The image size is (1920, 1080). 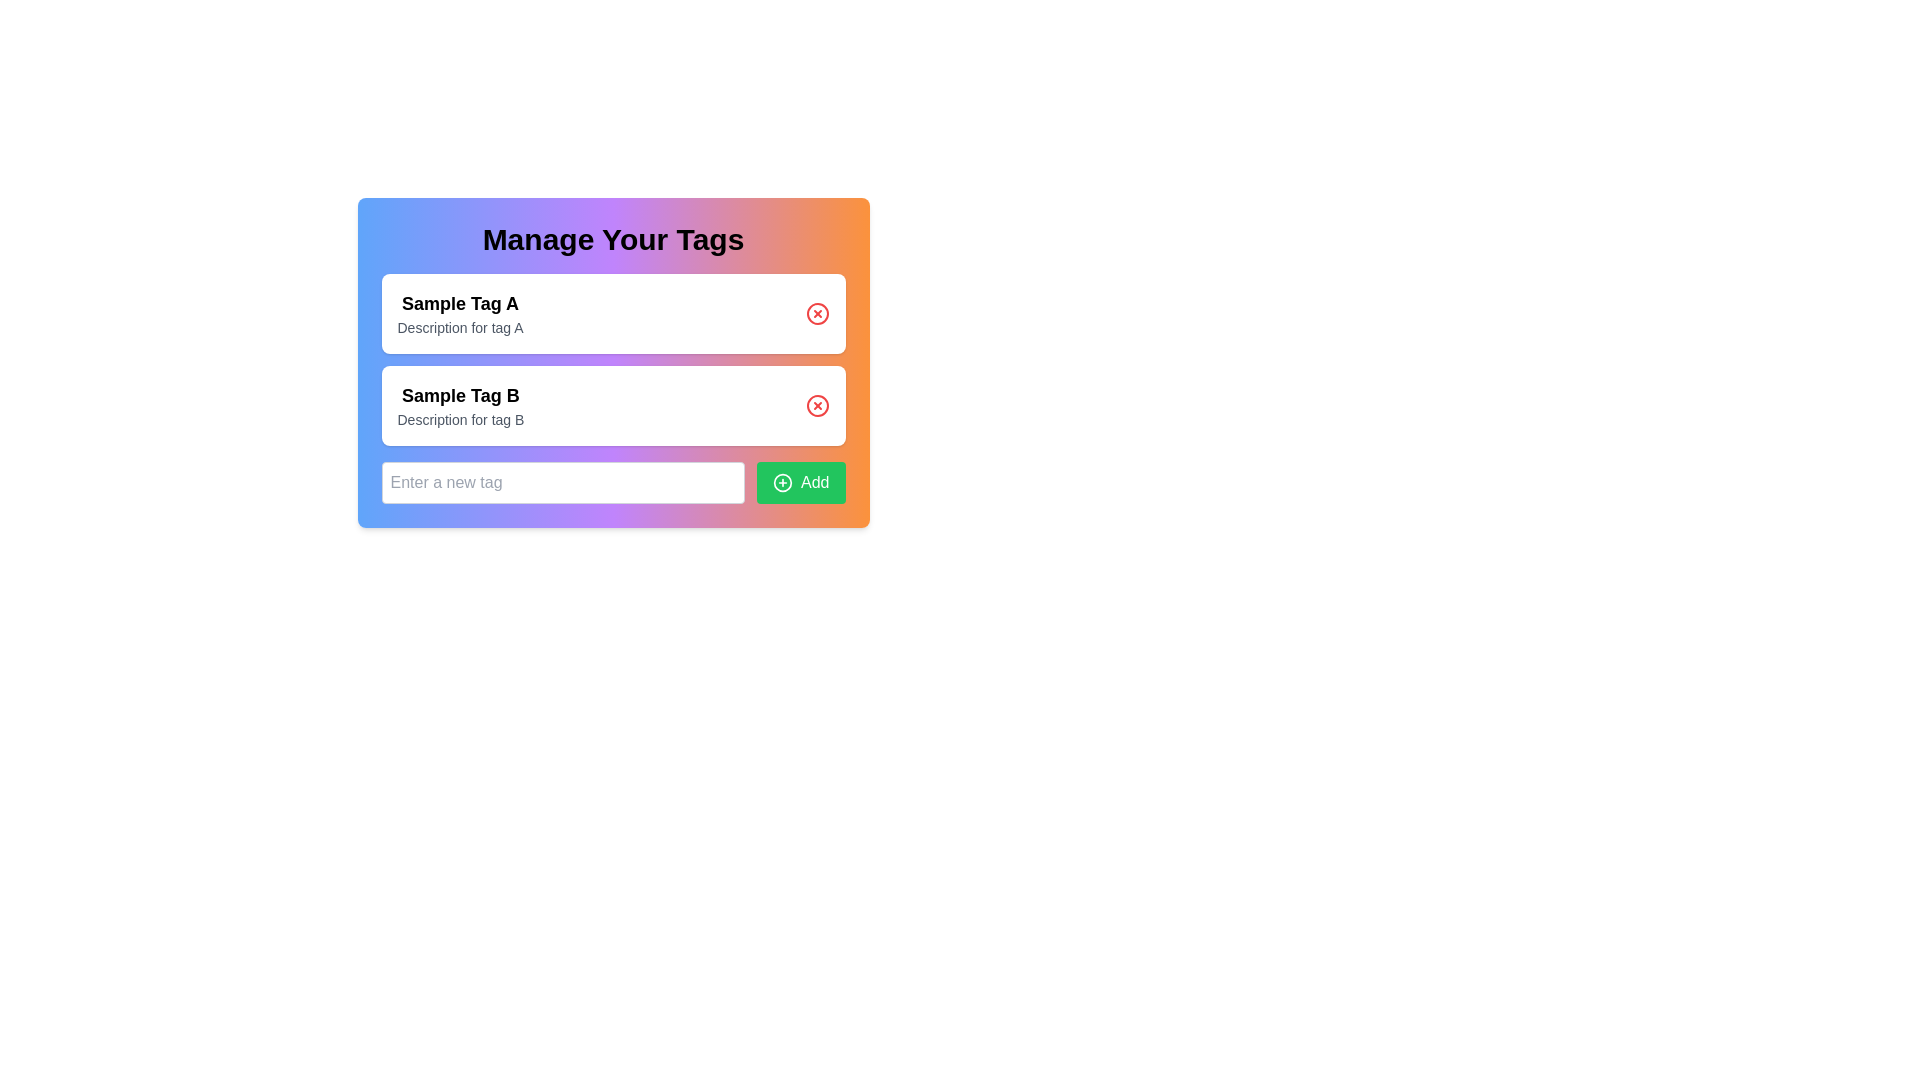 What do you see at coordinates (817, 313) in the screenshot?
I see `the button located at the top-right corner of the rectangular box containing 'Sample Tag A' and its description` at bounding box center [817, 313].